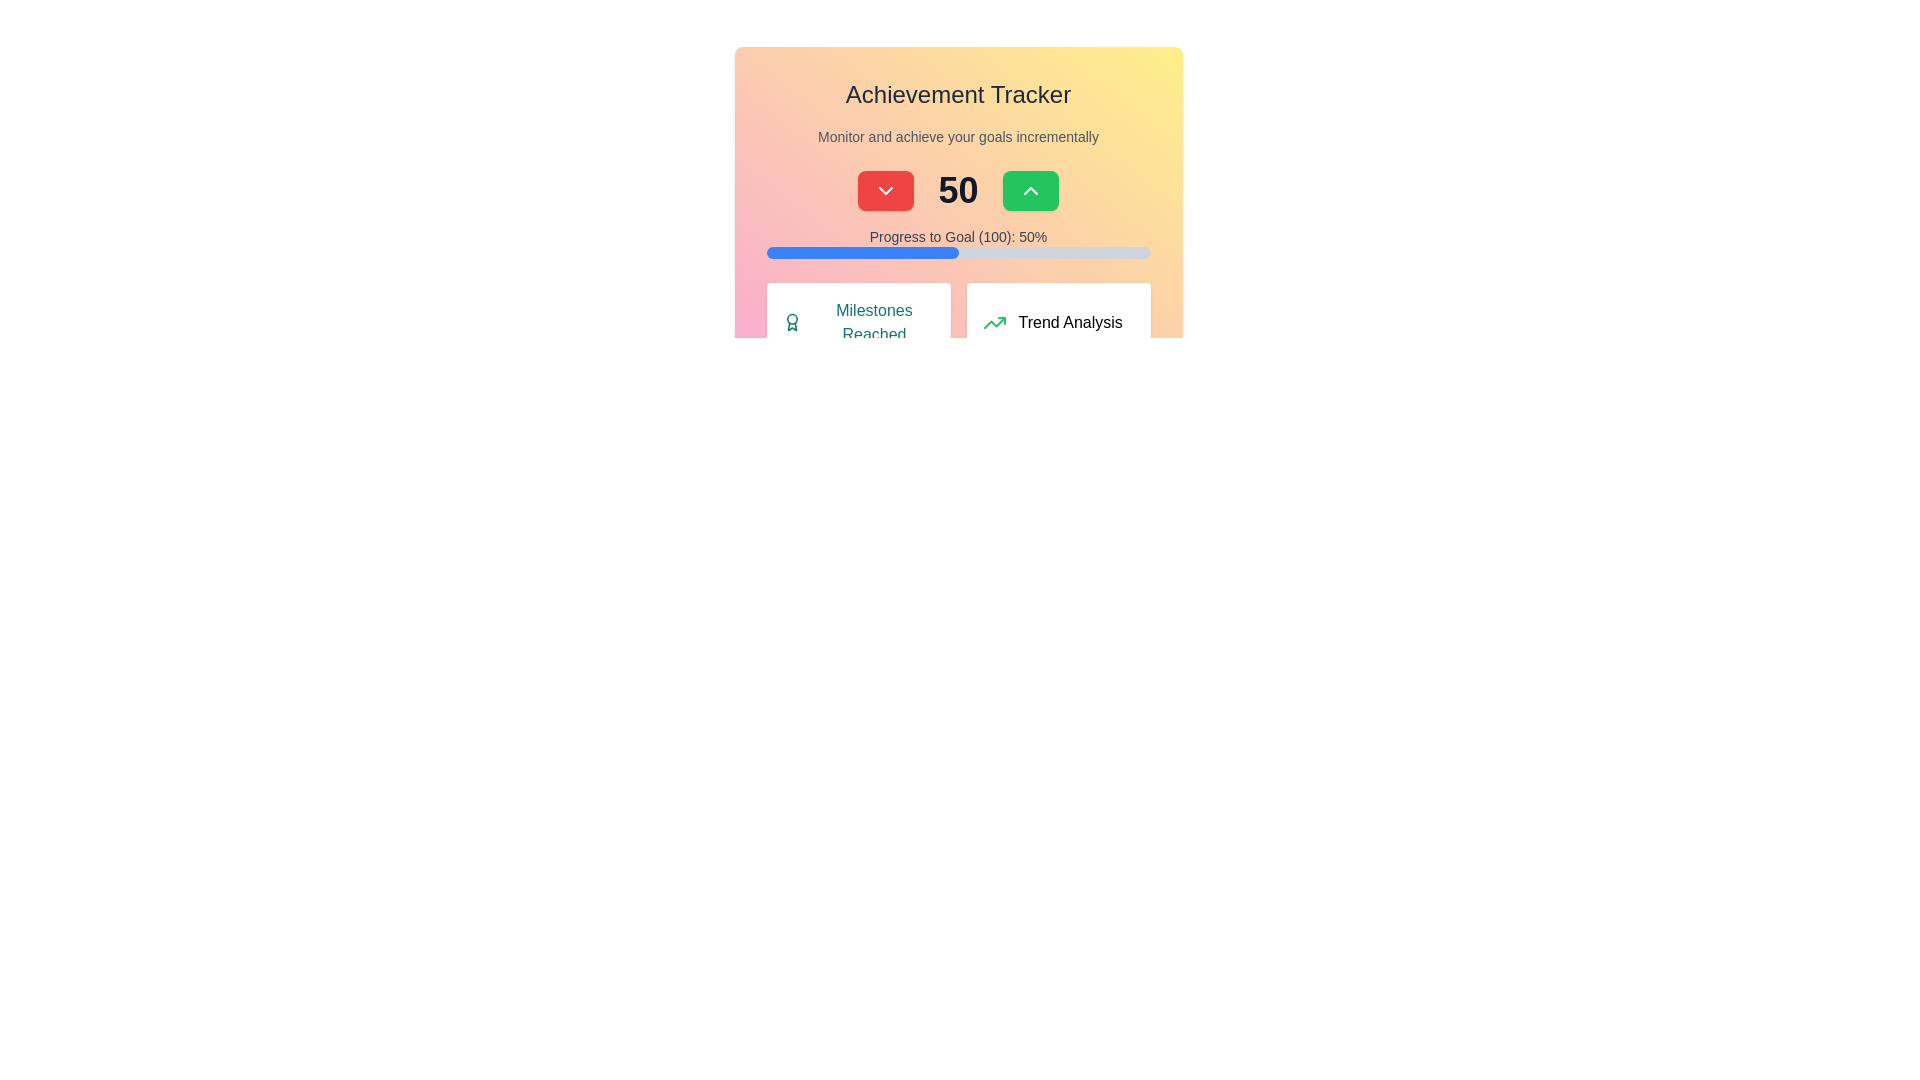 Image resolution: width=1920 pixels, height=1080 pixels. Describe the element at coordinates (885, 191) in the screenshot. I see `the SVG icon of a downward-pointing arrow, which is part of a red rounded button located to the left of the numeric counter '50' and below the 'Achievement Tracker' title` at that location.